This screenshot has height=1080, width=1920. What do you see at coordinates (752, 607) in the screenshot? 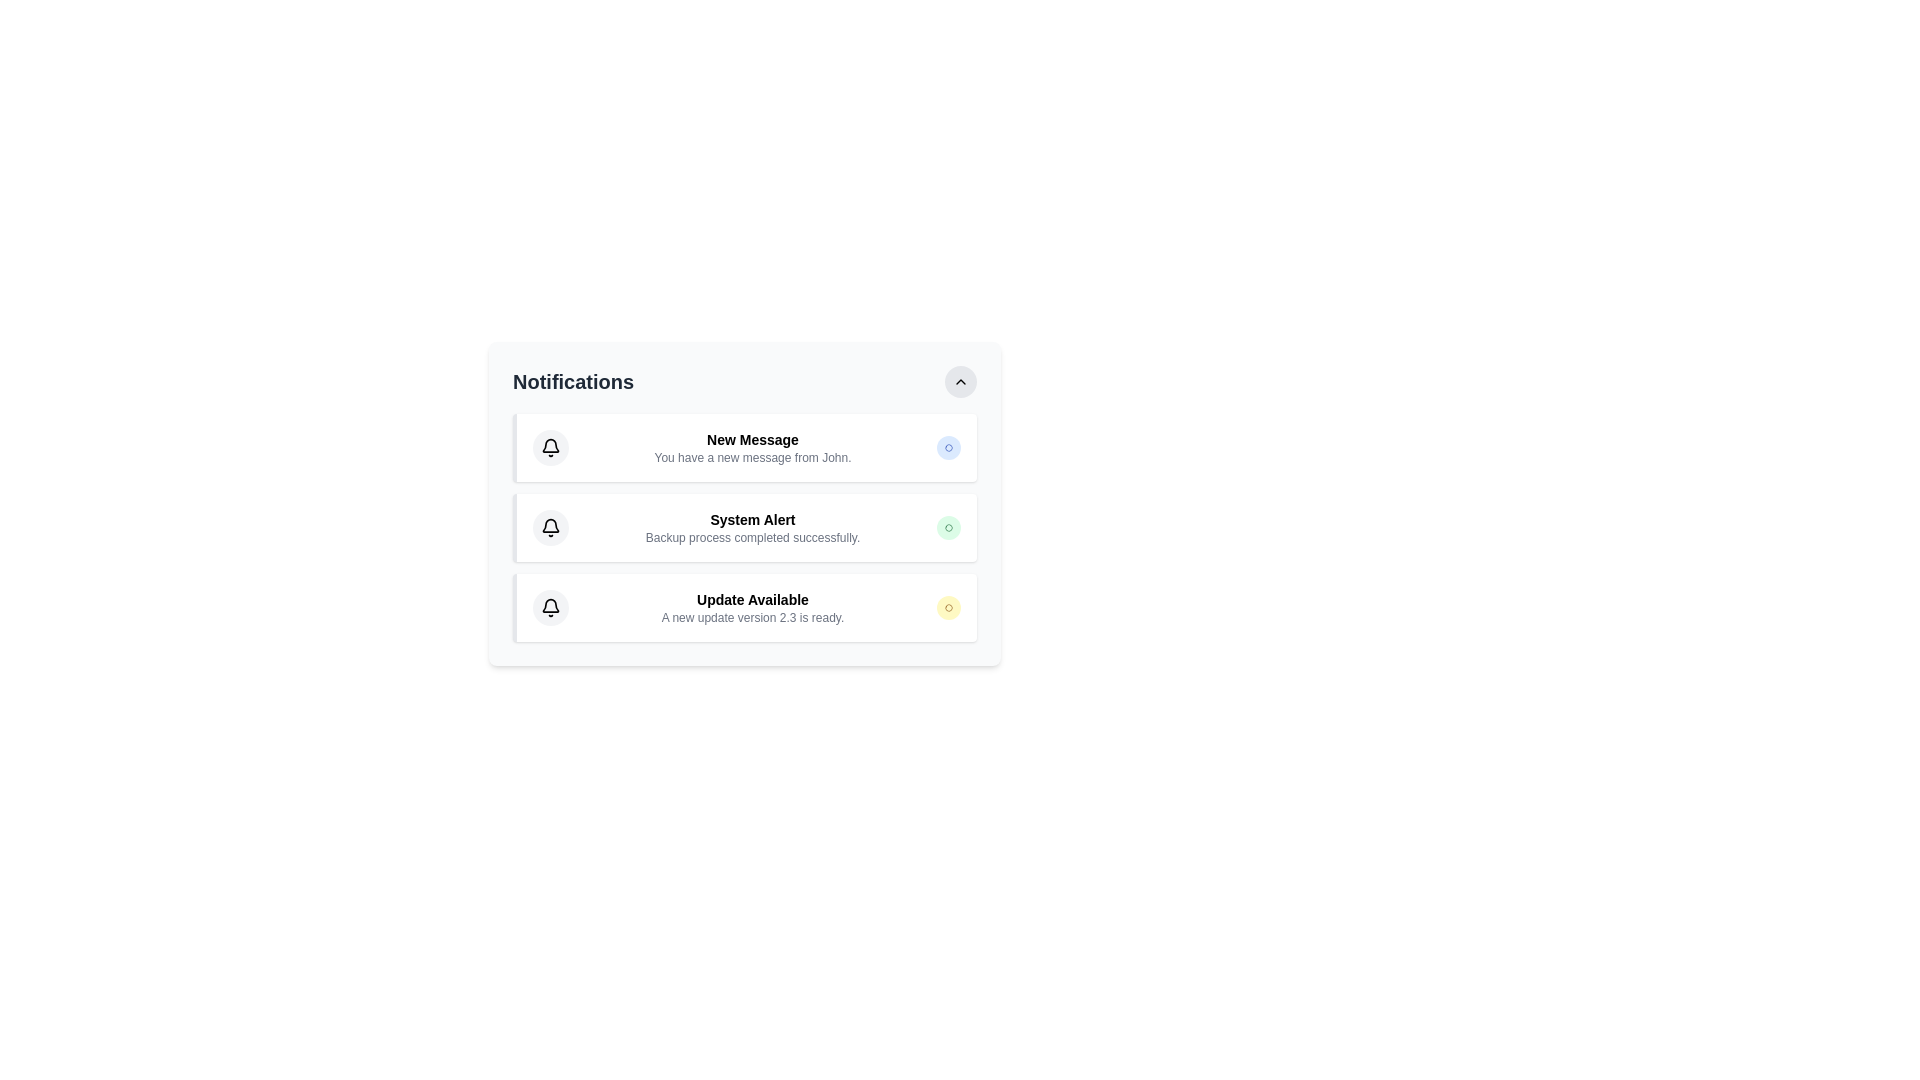
I see `the notification message indicating the availability of software update version 2.3, which is the third notification in the list, positioned below the 'System Alert'` at bounding box center [752, 607].